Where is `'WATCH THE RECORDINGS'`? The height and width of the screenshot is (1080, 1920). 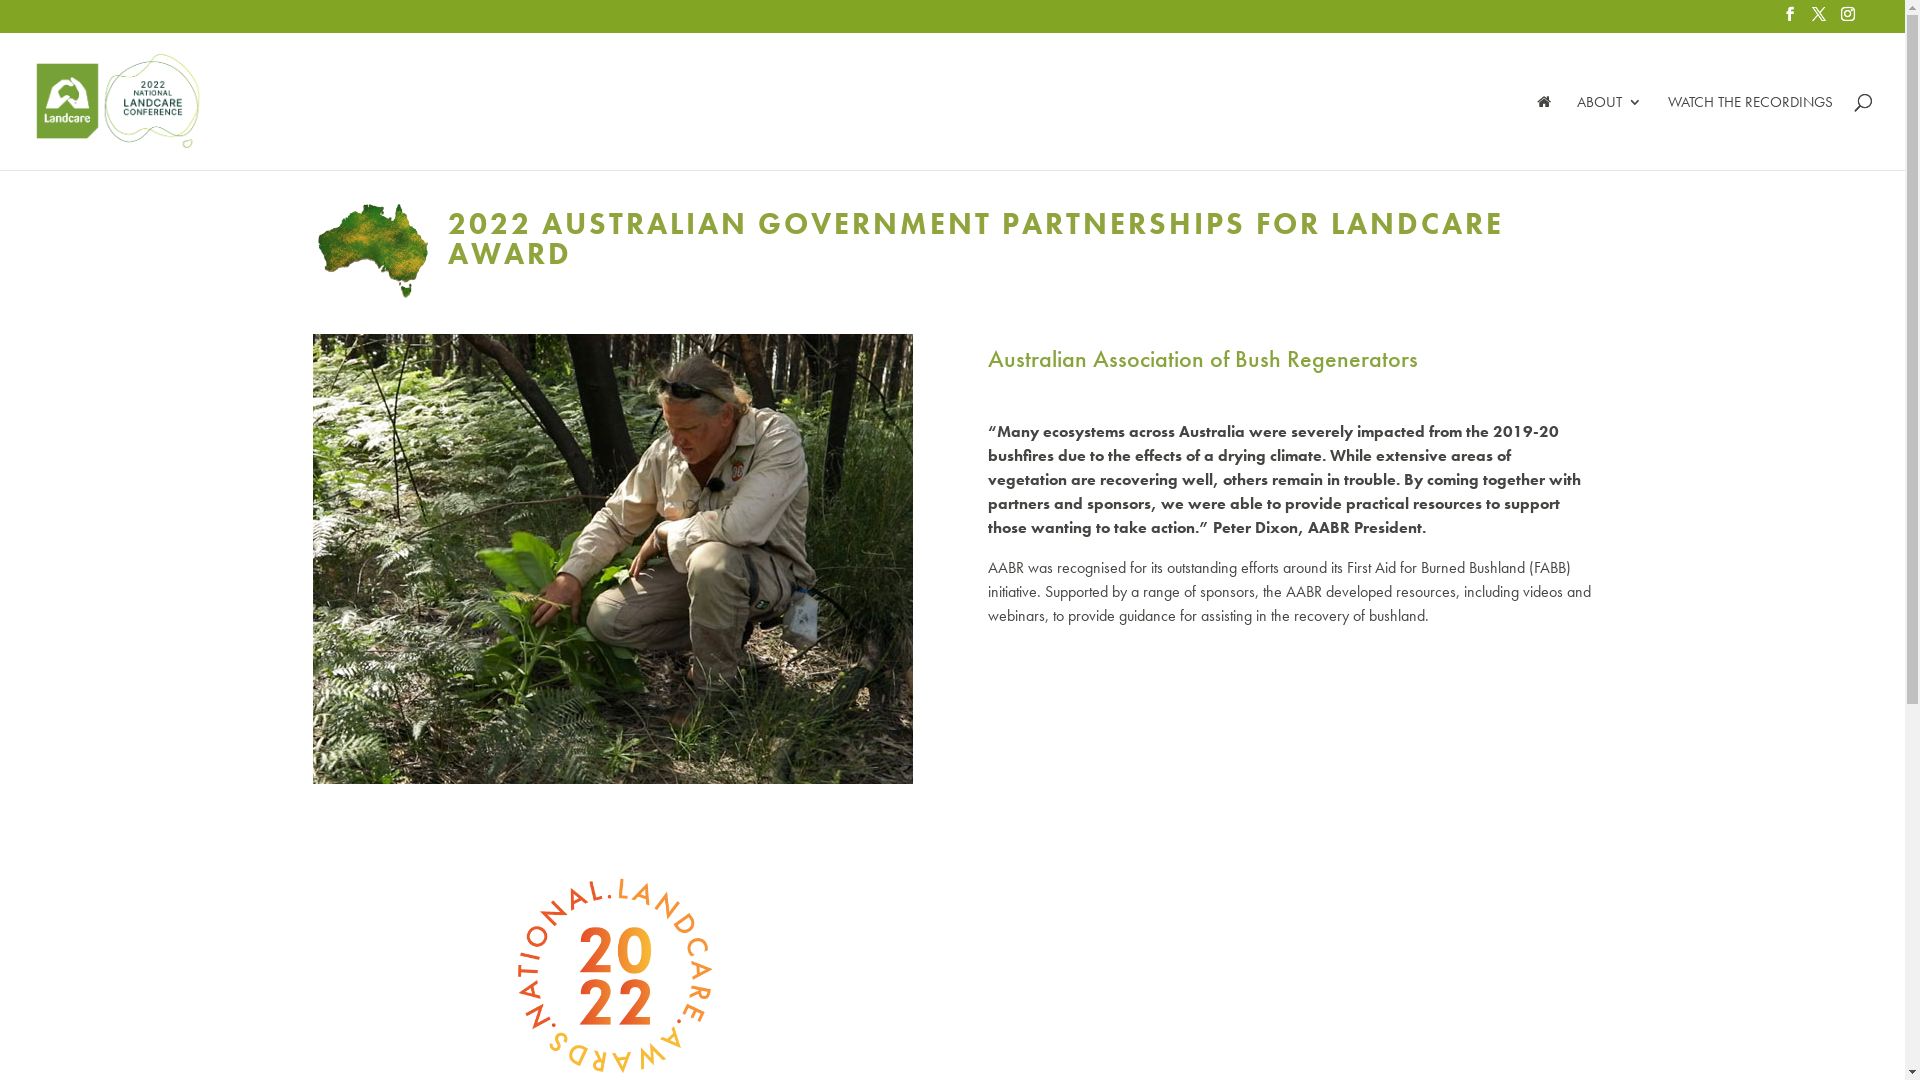
'WATCH THE RECORDINGS' is located at coordinates (1668, 131).